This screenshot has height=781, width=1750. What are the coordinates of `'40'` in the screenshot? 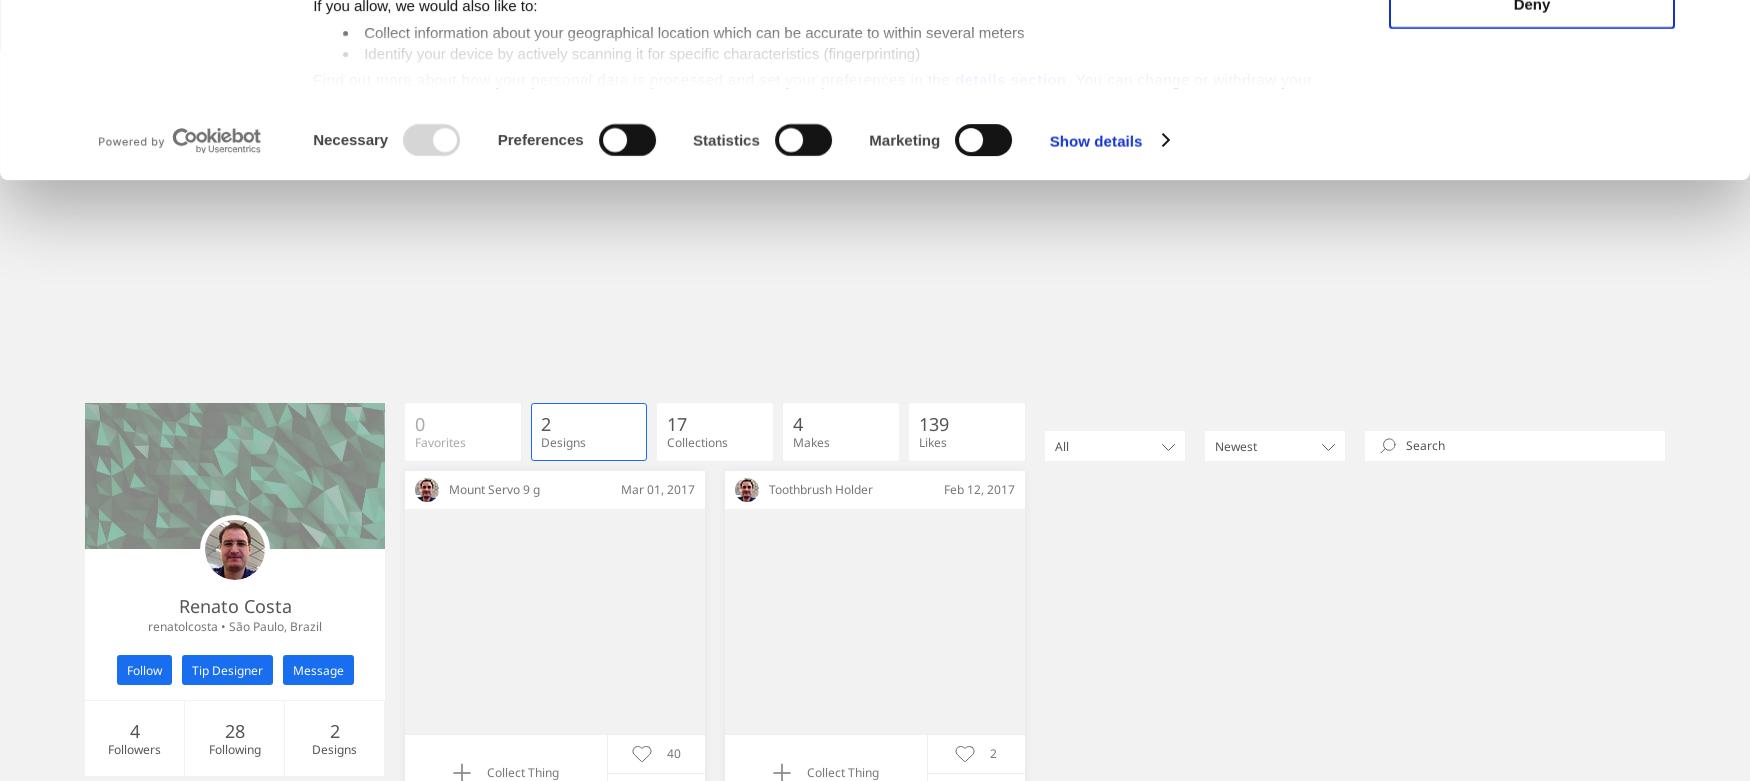 It's located at (672, 751).